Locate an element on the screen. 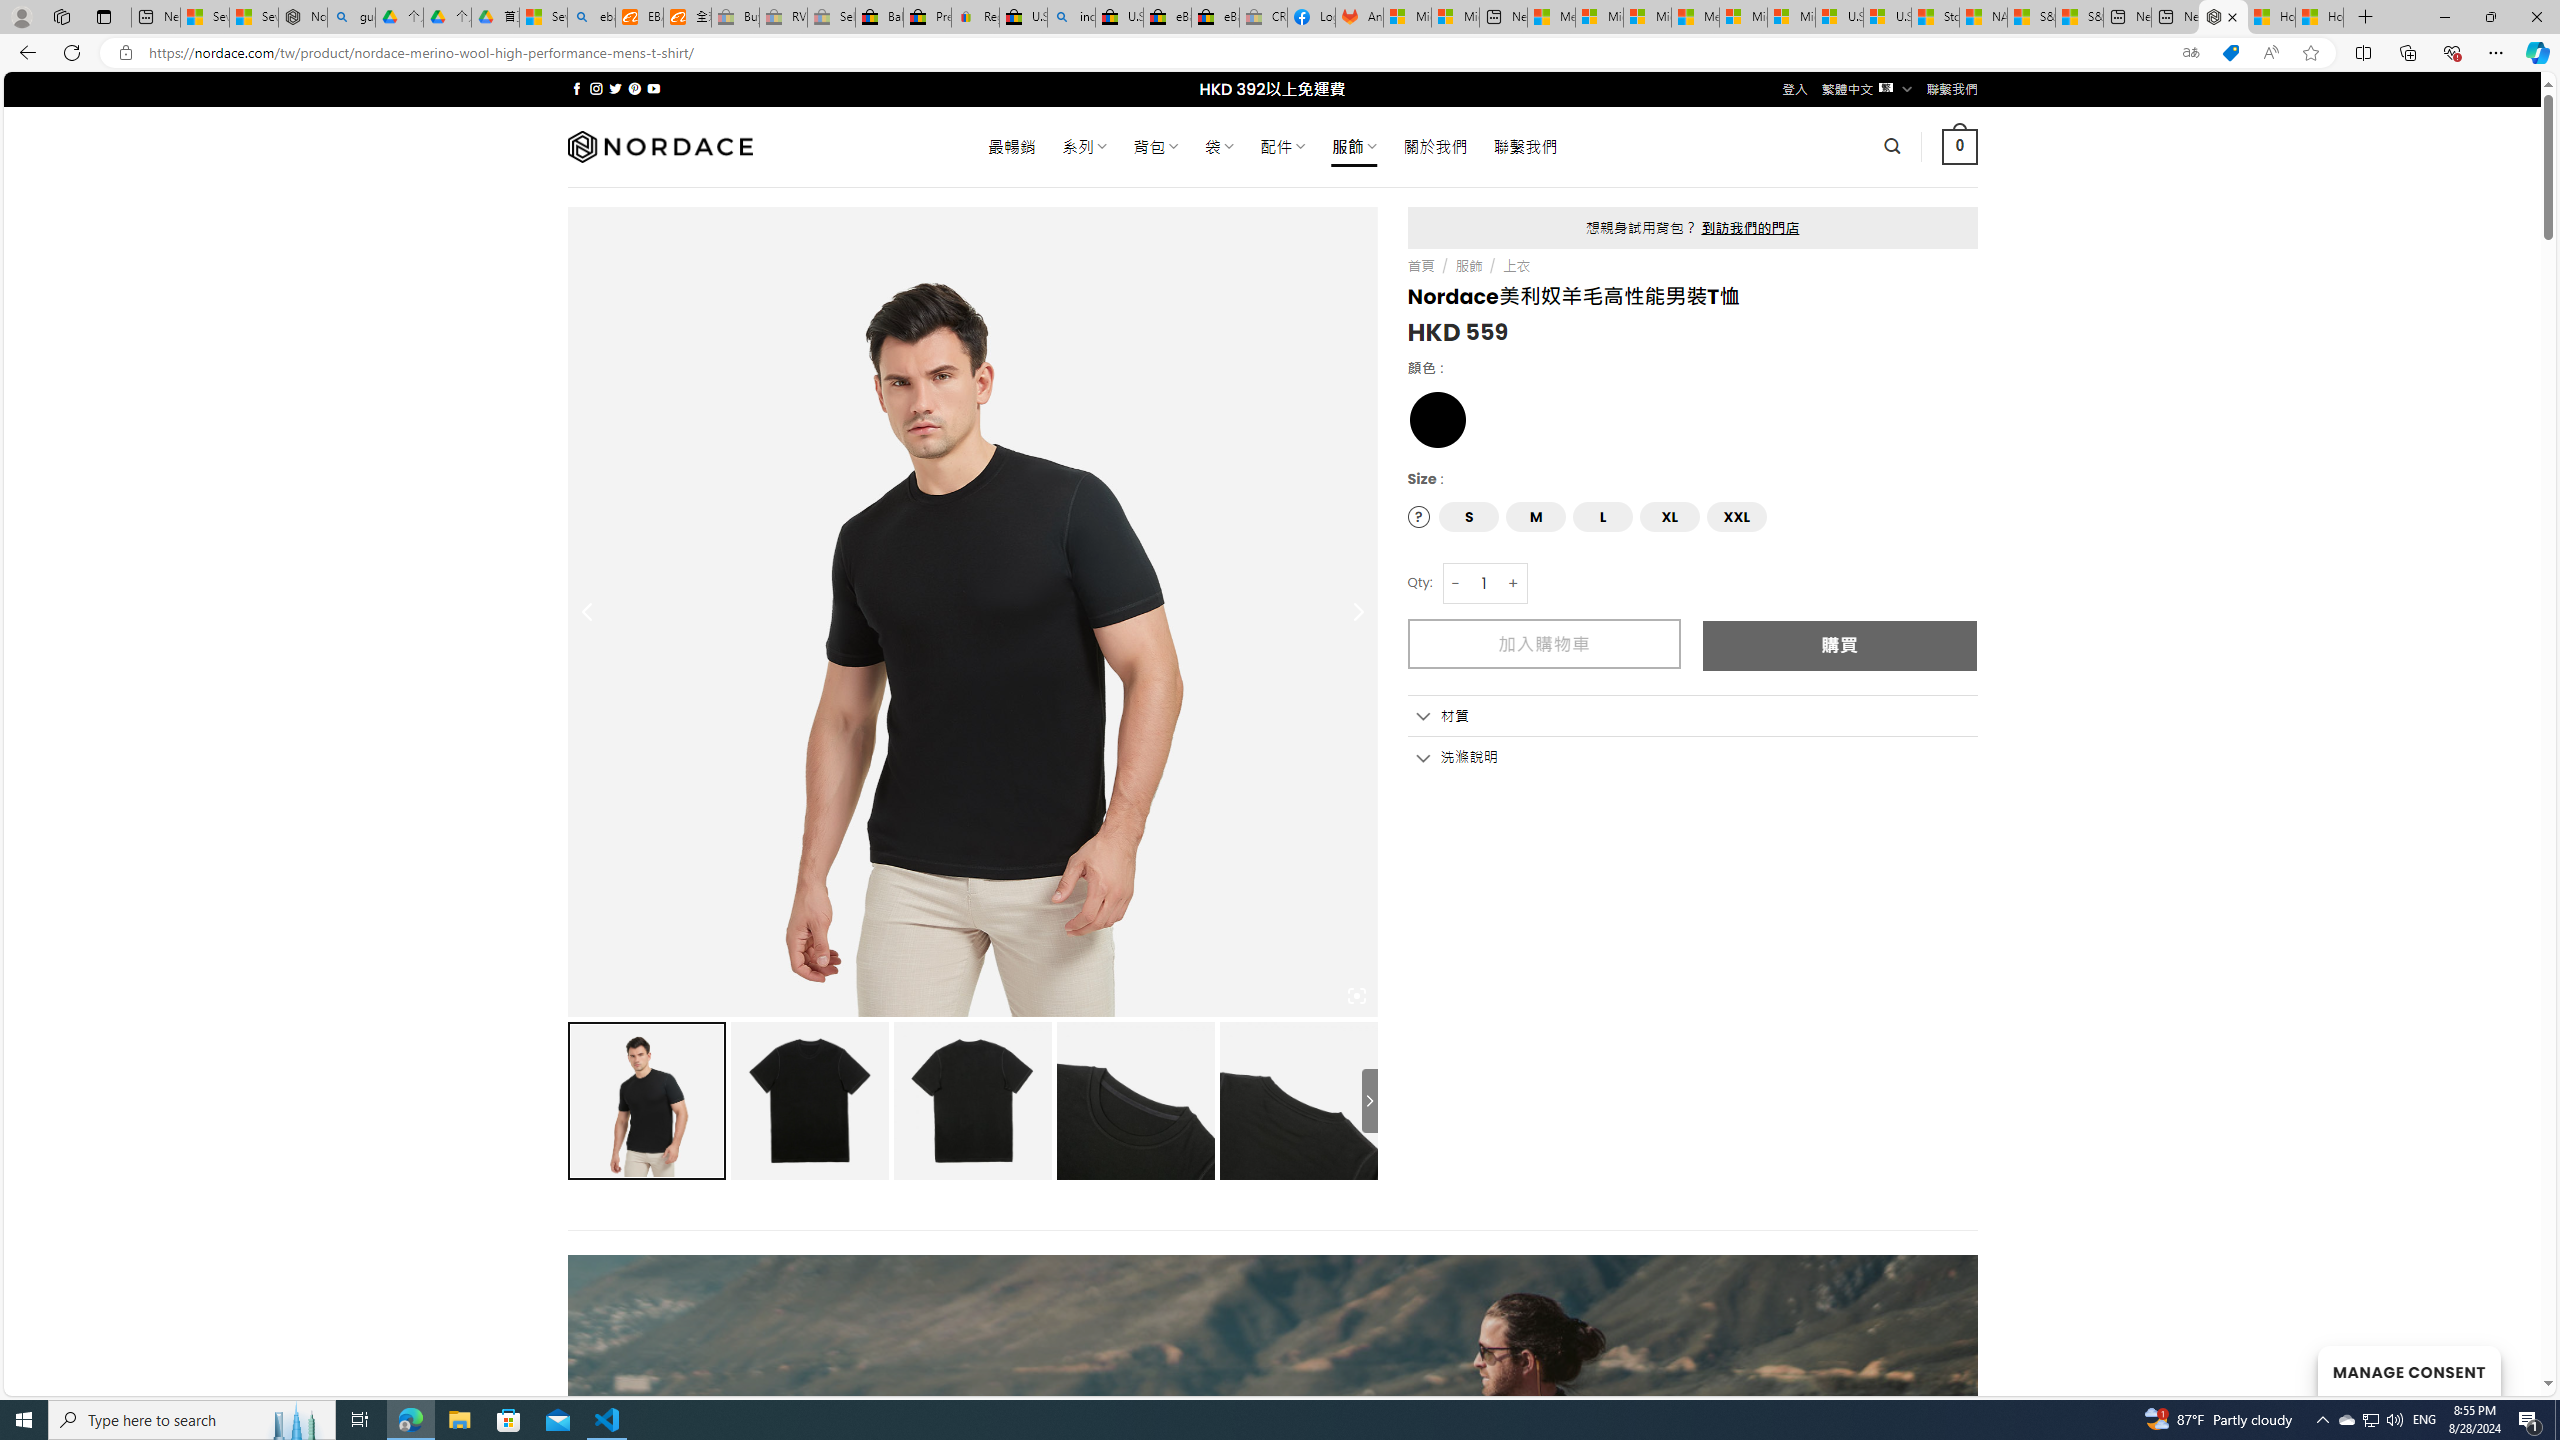 The height and width of the screenshot is (1440, 2560). 'Baby Keepsakes & Announcements for sale | eBay' is located at coordinates (879, 16).